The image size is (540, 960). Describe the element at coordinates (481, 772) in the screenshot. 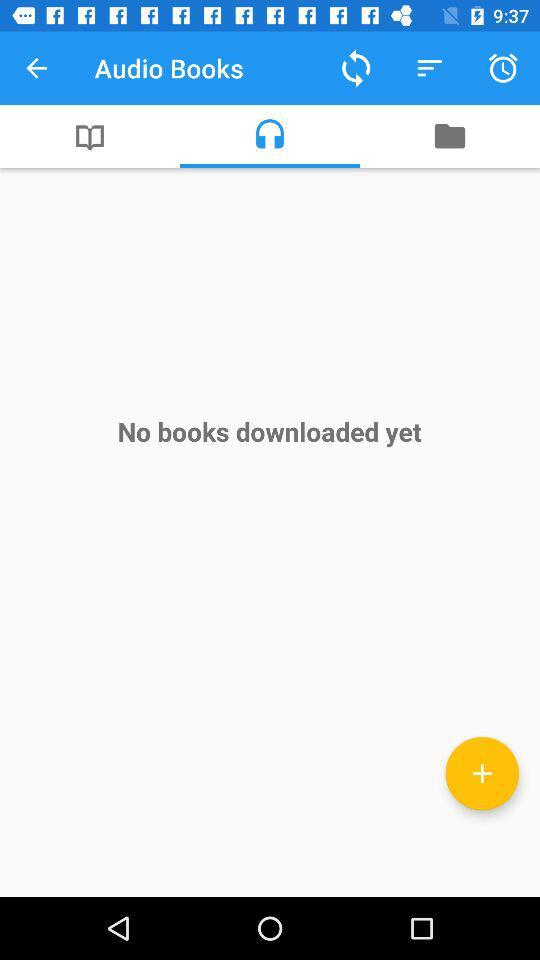

I see `selection` at that location.